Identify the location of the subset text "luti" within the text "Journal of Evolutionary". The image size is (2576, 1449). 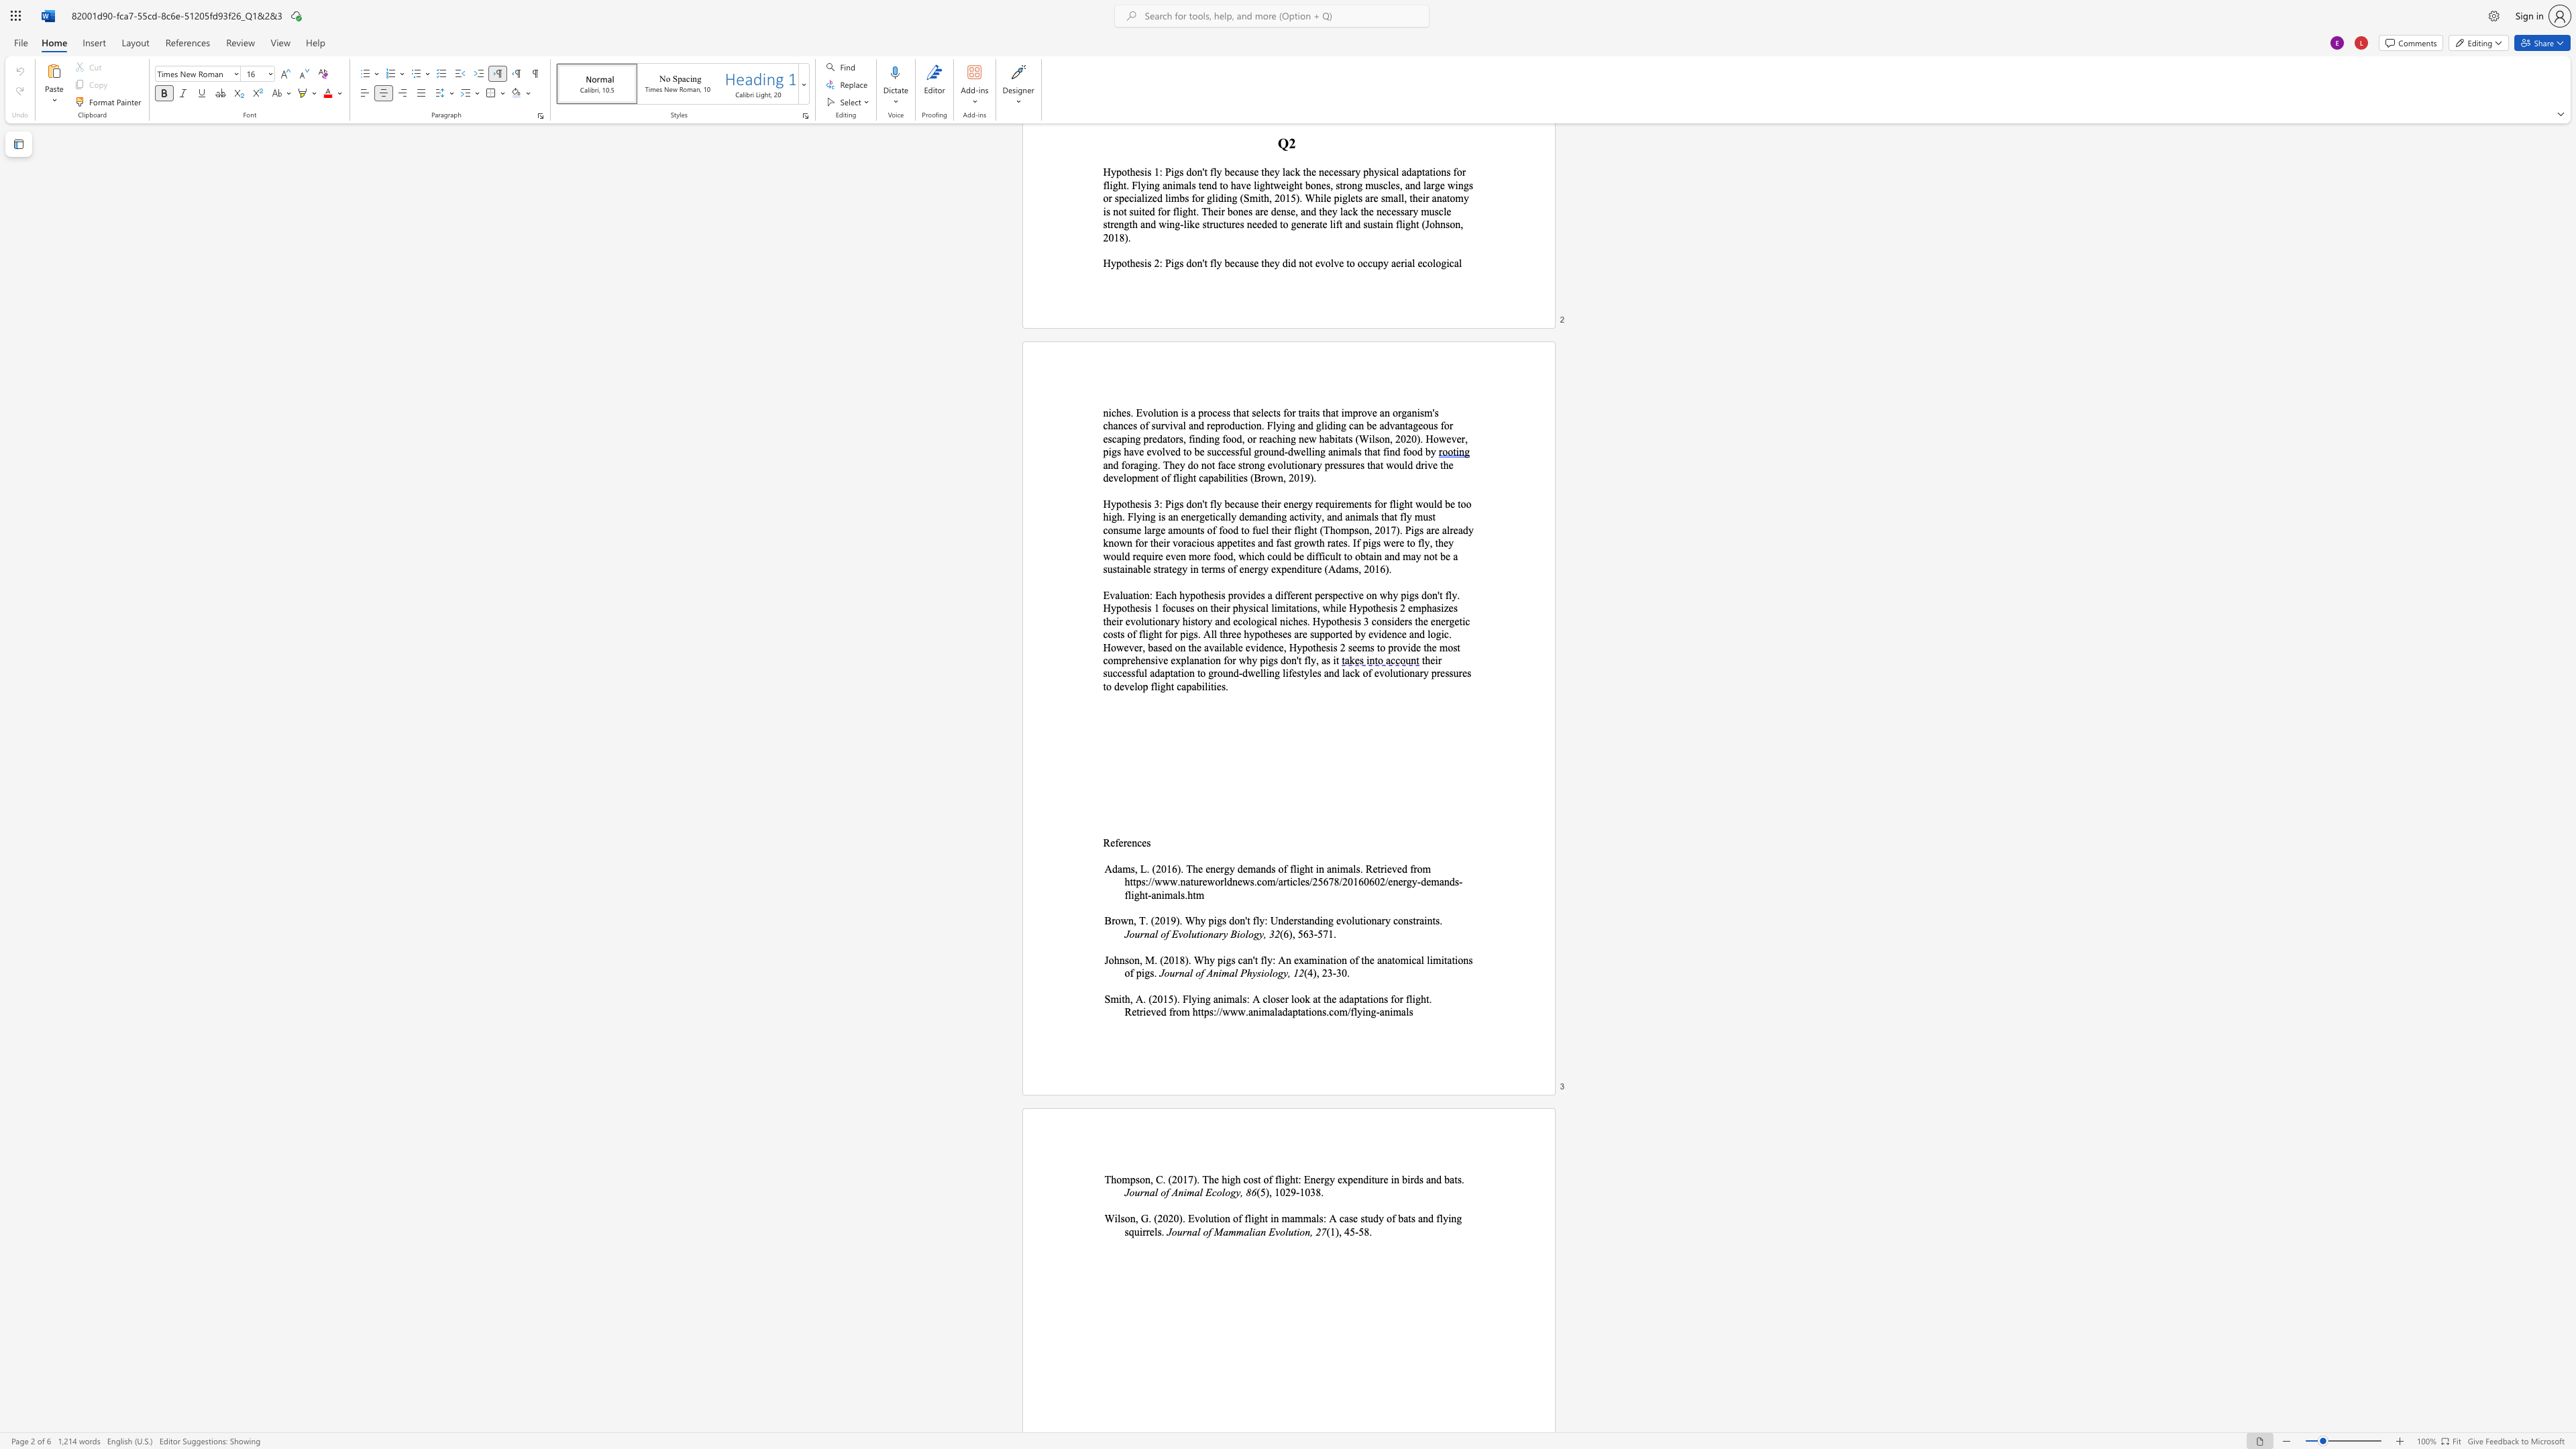
(1188, 933).